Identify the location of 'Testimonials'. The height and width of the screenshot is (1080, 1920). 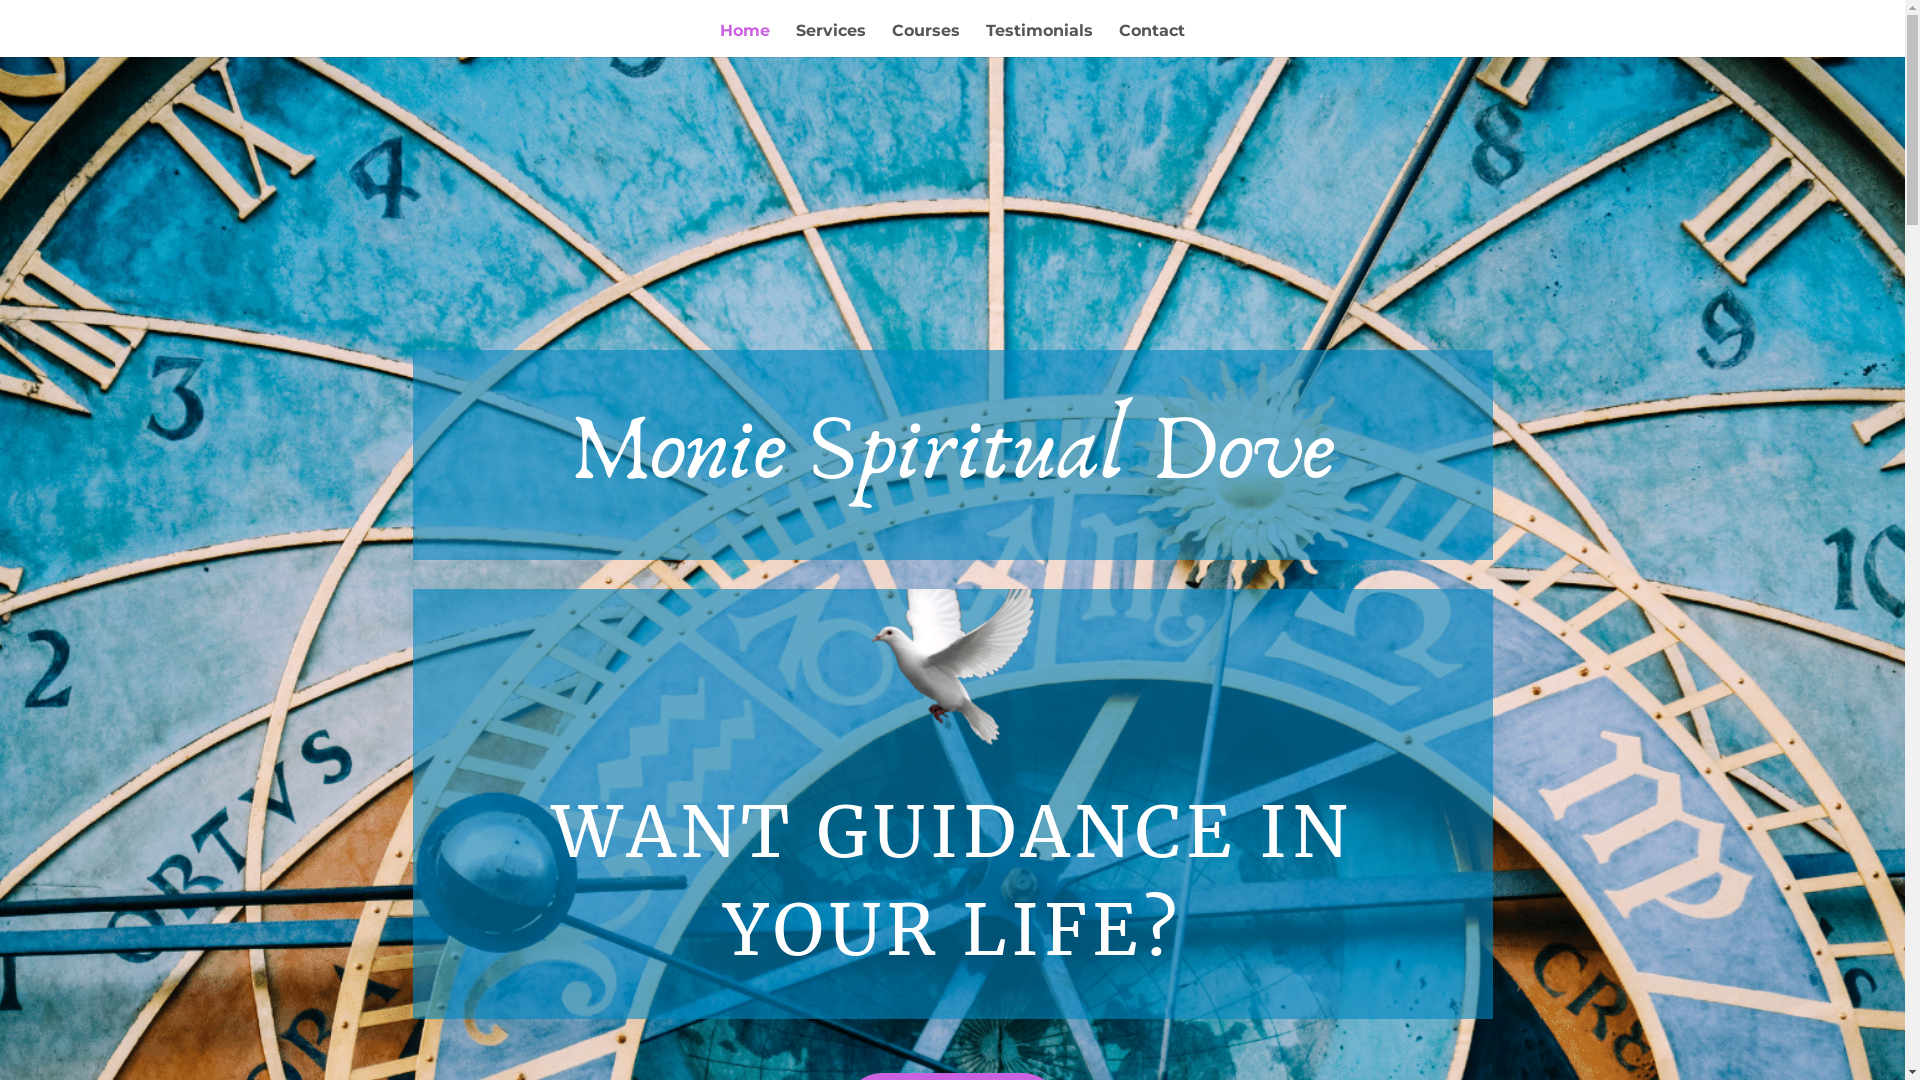
(1039, 40).